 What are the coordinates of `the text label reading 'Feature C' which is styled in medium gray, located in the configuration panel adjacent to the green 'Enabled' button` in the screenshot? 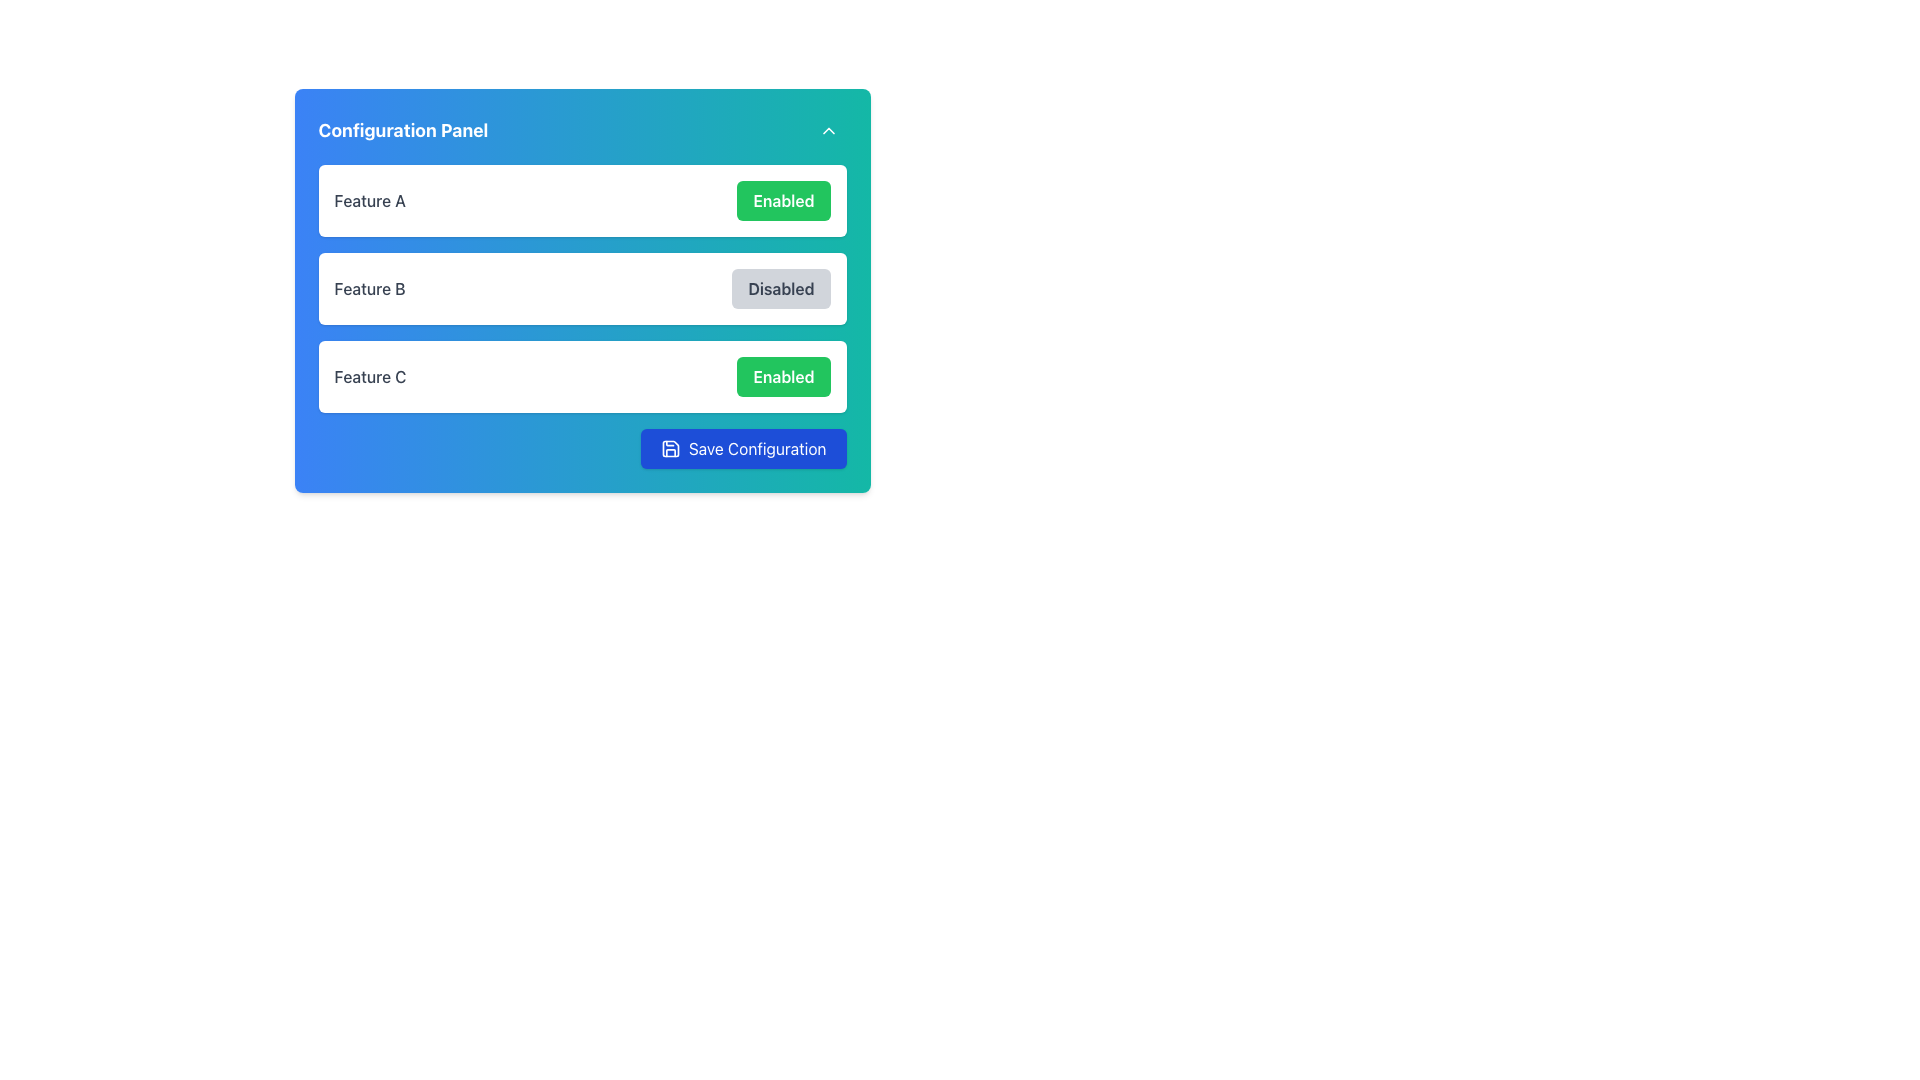 It's located at (370, 377).